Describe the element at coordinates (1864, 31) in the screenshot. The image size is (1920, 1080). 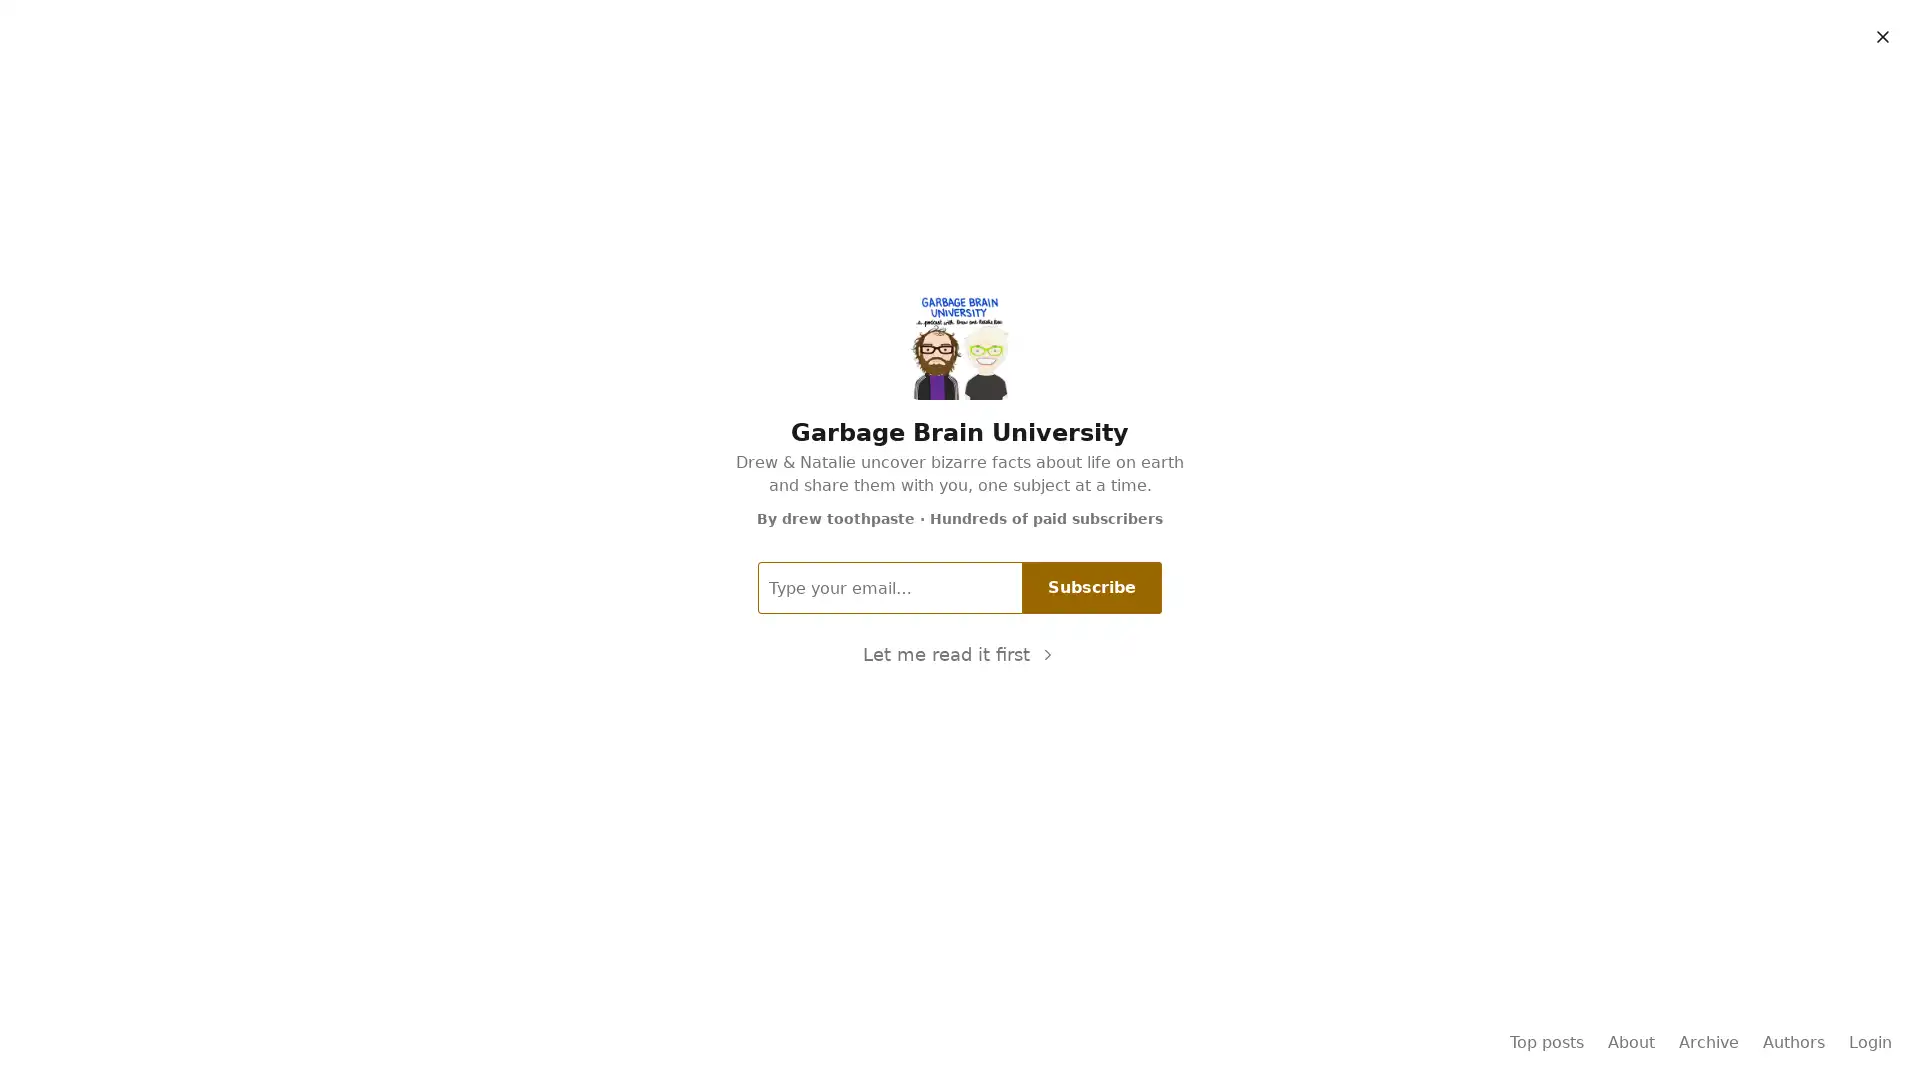
I see `Sign in` at that location.